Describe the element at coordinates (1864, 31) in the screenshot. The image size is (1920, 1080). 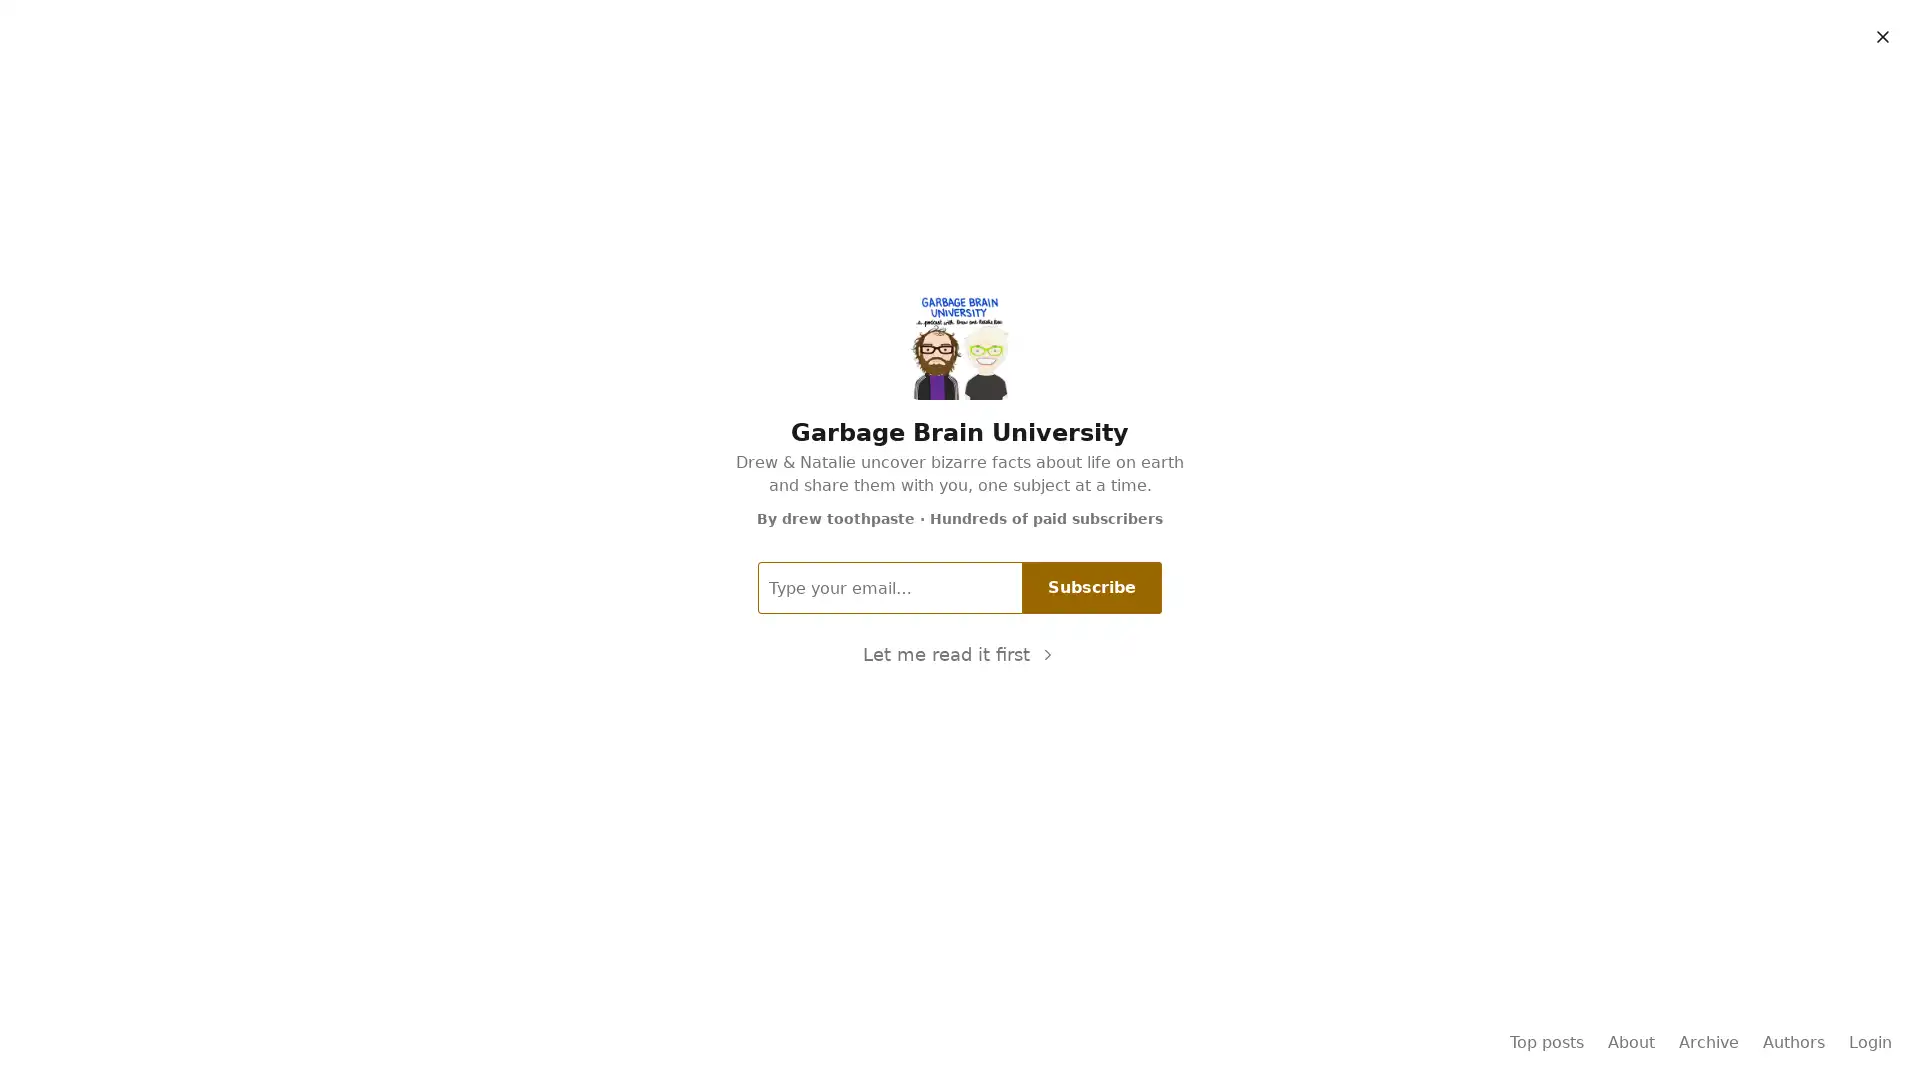
I see `Sign in` at that location.